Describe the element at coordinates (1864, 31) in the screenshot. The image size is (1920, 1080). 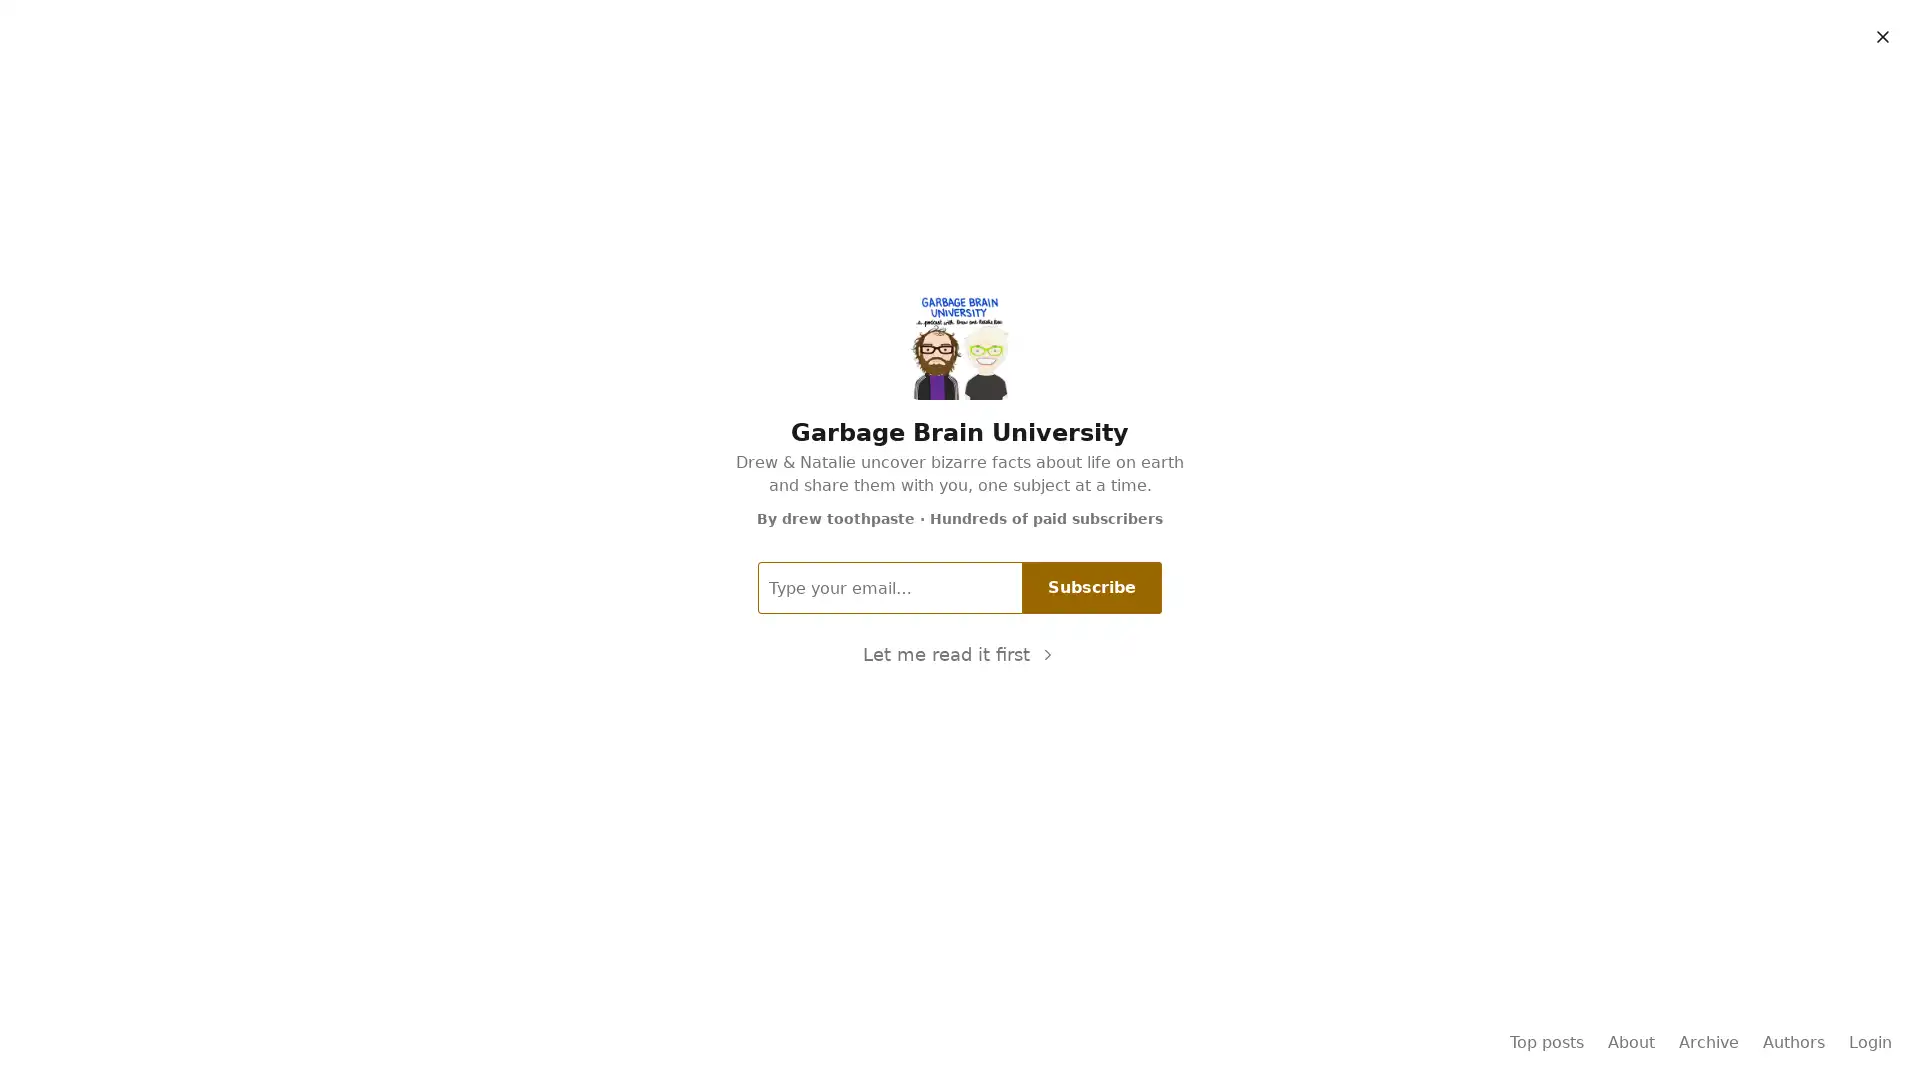
I see `Sign in` at that location.